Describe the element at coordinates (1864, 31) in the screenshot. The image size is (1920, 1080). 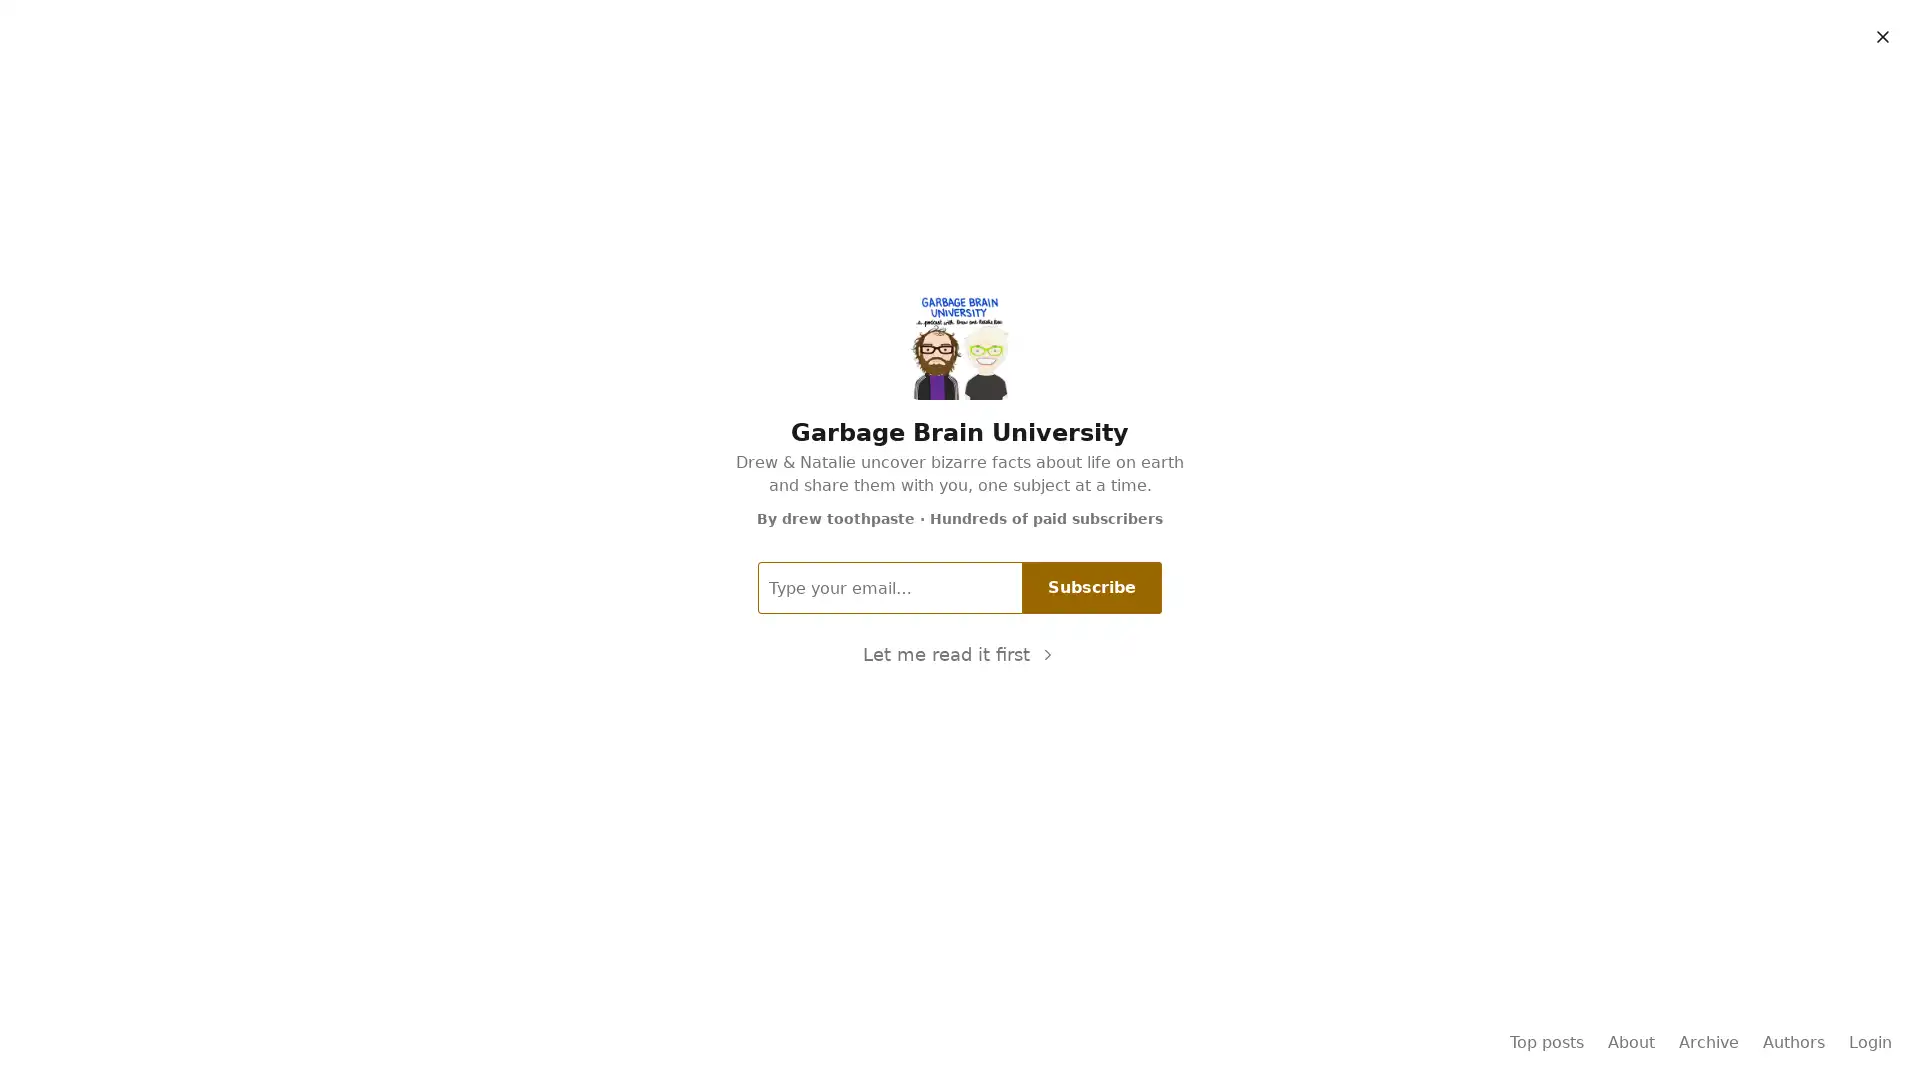
I see `Sign in` at that location.